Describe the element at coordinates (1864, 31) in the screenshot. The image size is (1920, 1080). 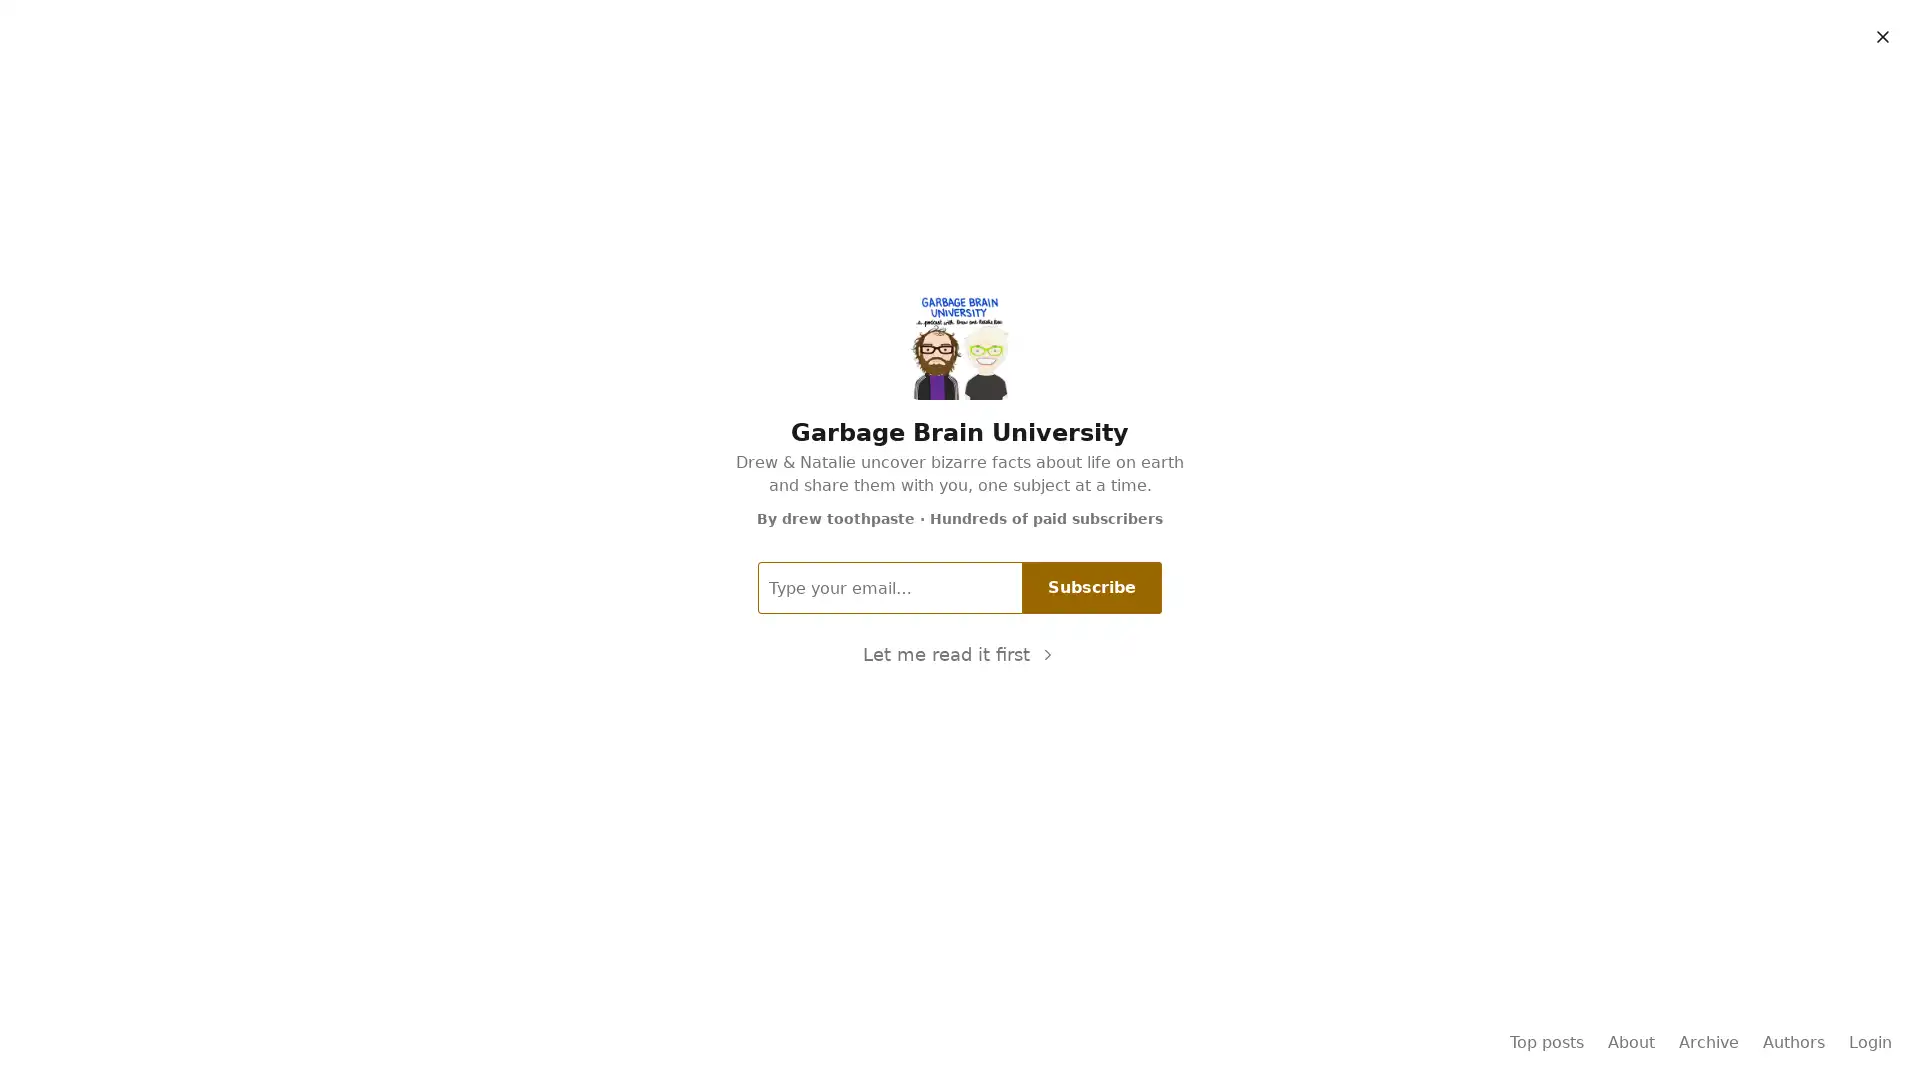
I see `Sign in` at that location.